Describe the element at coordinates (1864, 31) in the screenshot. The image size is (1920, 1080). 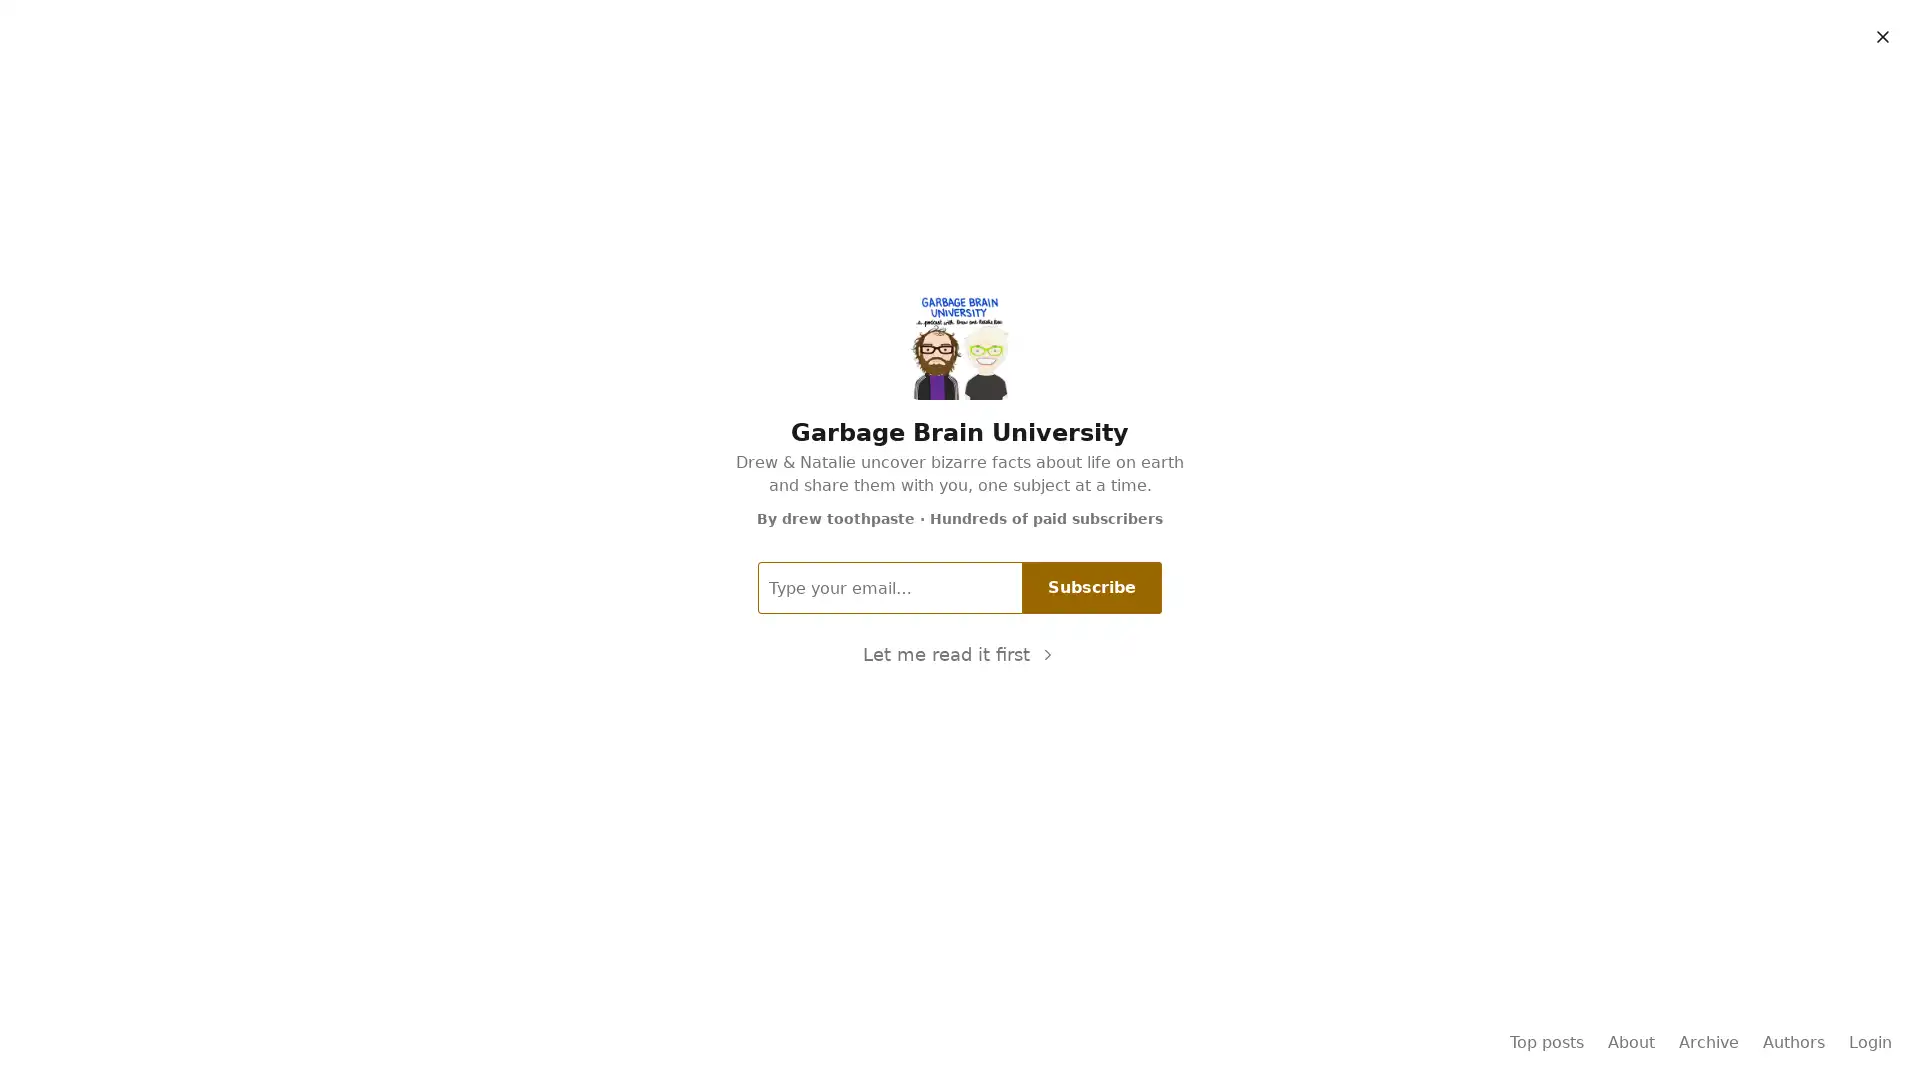
I see `Sign in` at that location.